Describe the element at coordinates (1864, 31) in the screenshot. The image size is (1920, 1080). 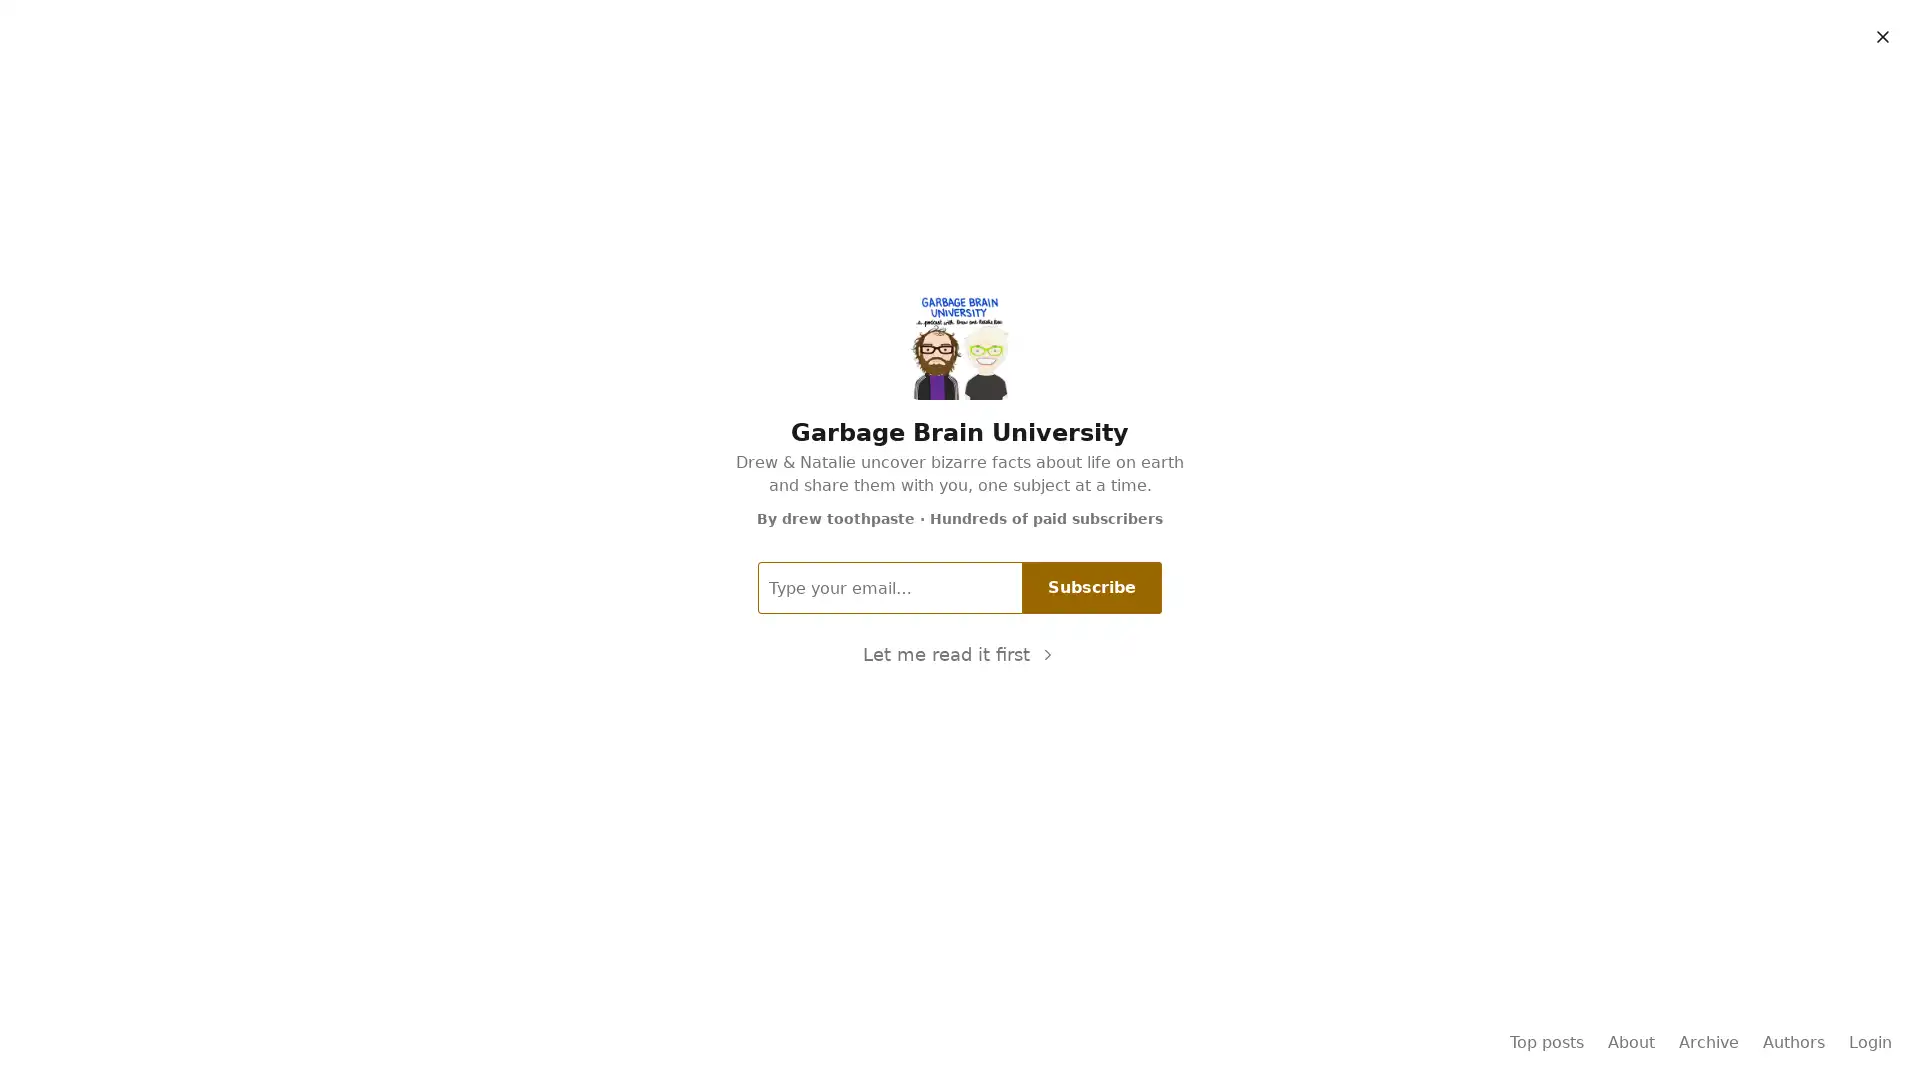
I see `Sign in` at that location.